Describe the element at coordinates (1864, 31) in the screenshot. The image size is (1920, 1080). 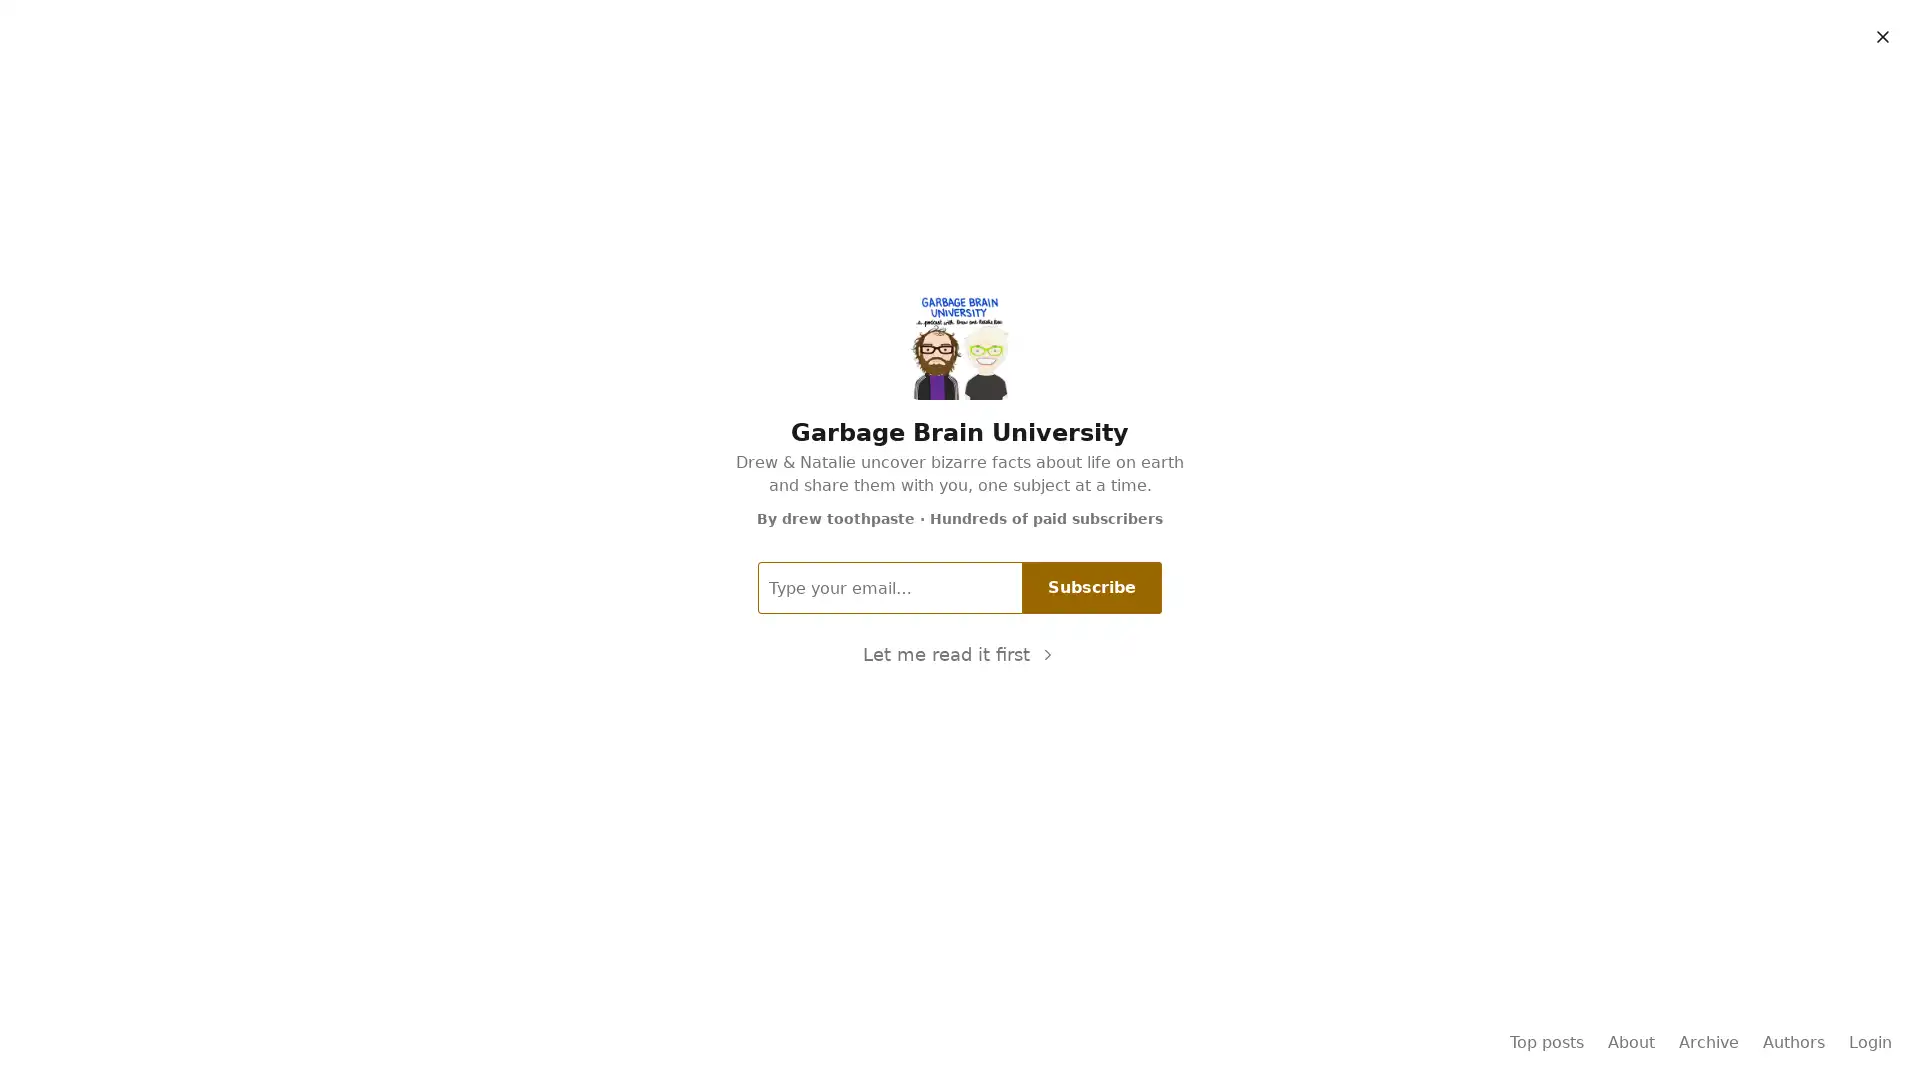
I see `Sign in` at that location.